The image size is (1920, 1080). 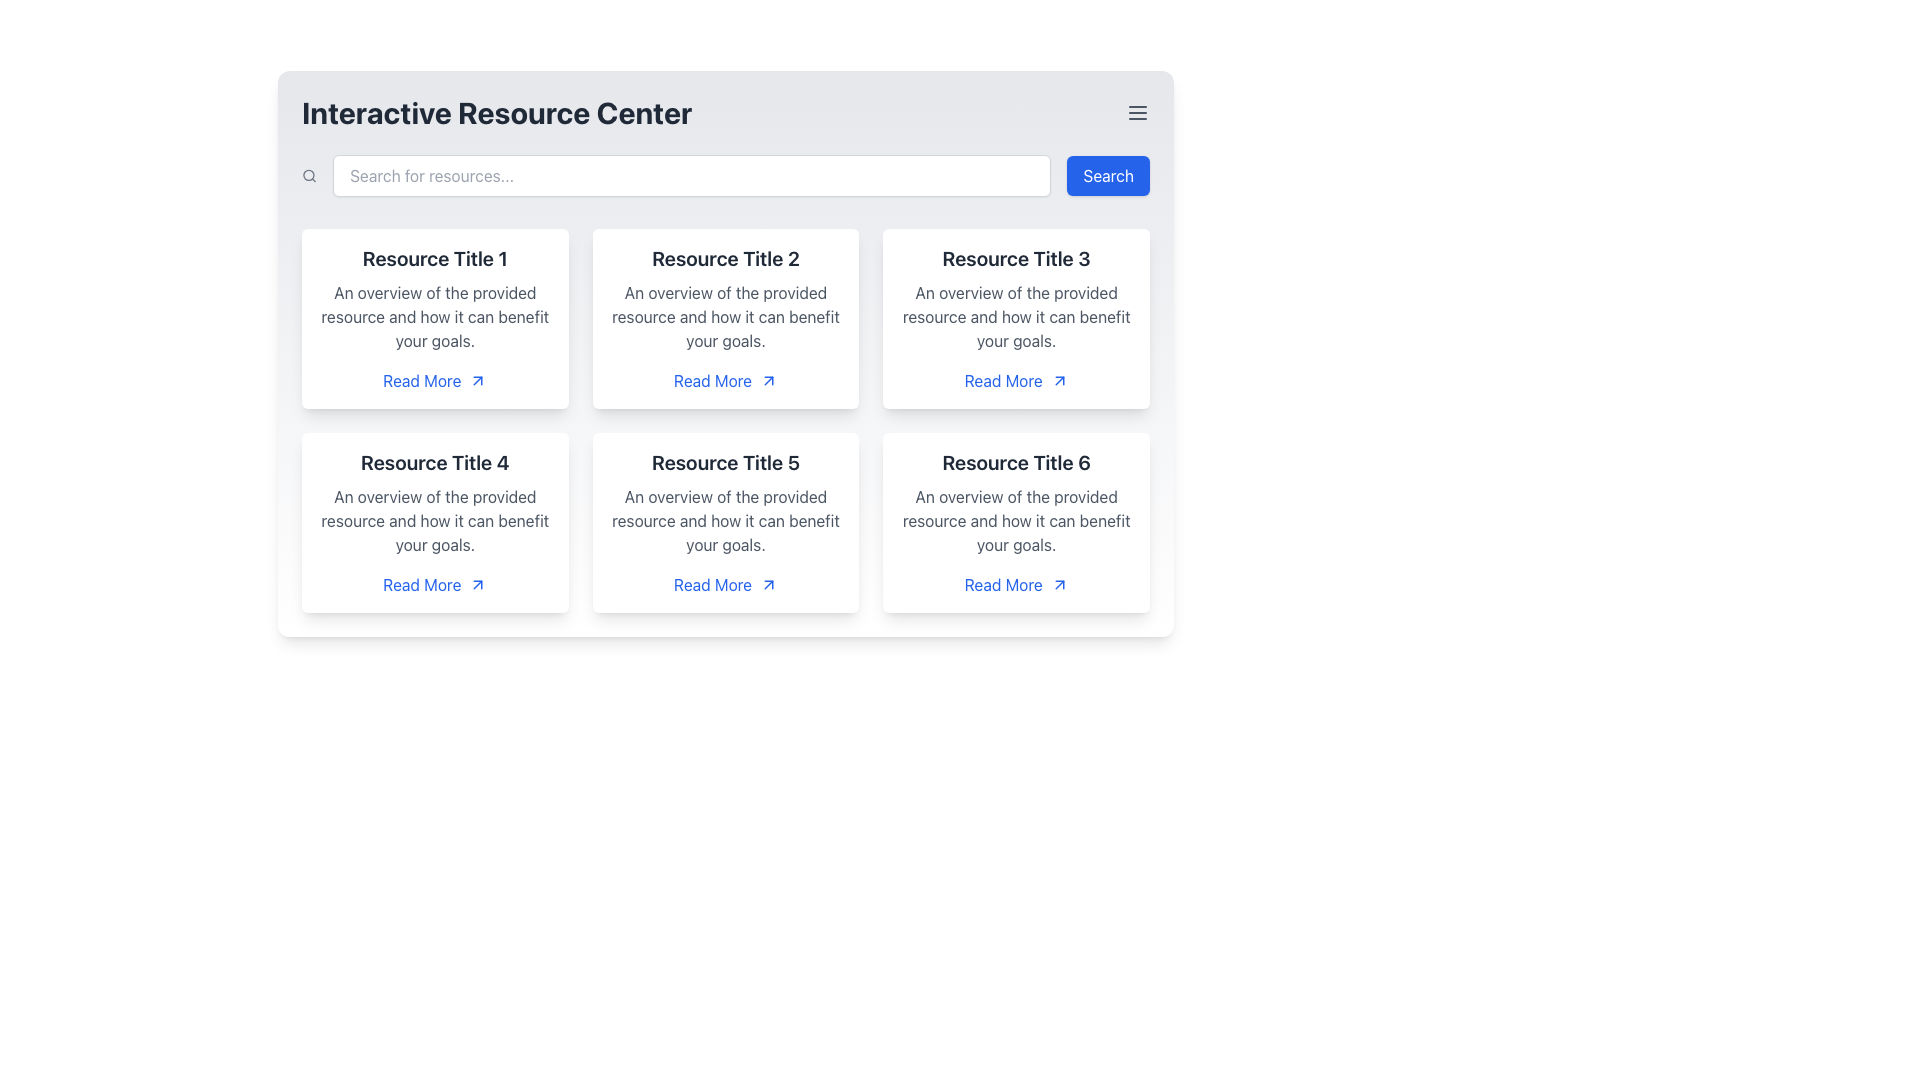 I want to click on the clickable link located in the second row, second column of the grid layout, positioned beneath the description text 'An overview of the provided resource and how it can benefit your goals.' and below the title 'Resource Title 2', so click(x=724, y=381).